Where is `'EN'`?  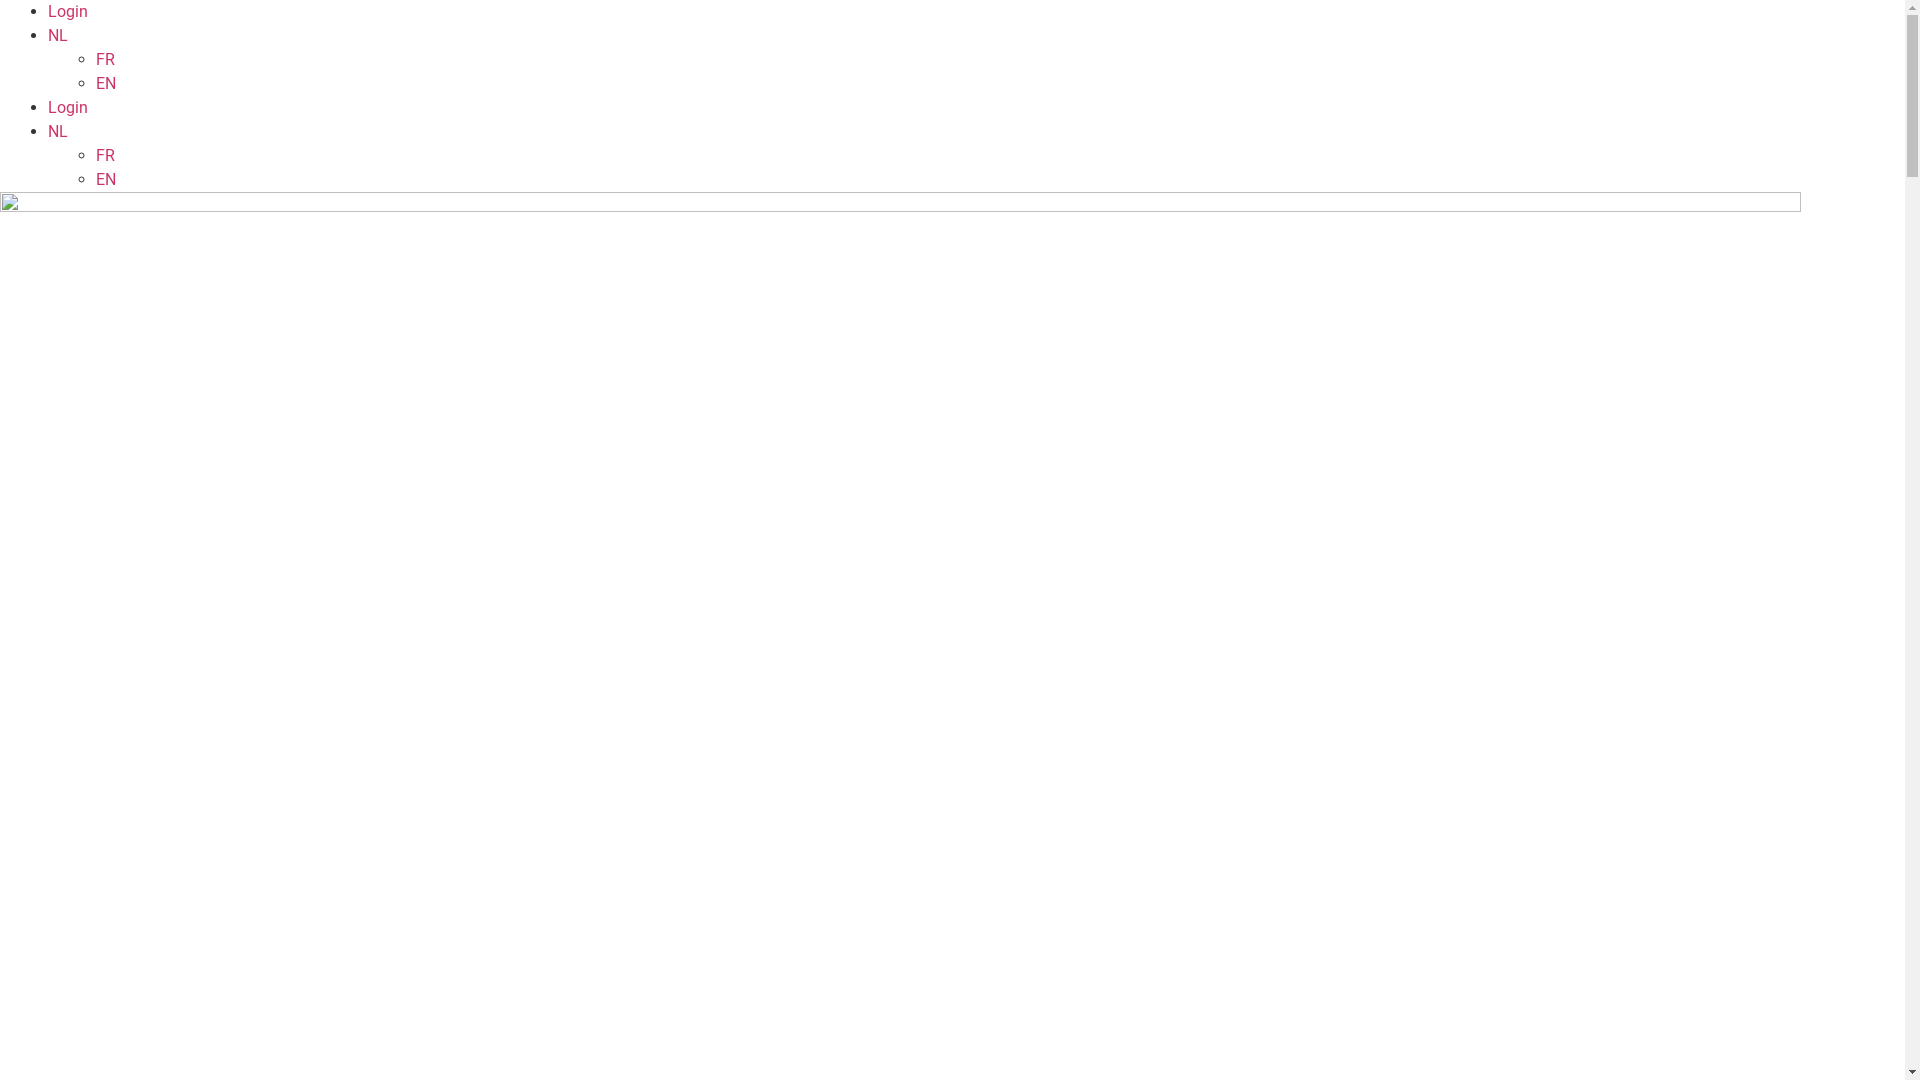
'EN' is located at coordinates (95, 178).